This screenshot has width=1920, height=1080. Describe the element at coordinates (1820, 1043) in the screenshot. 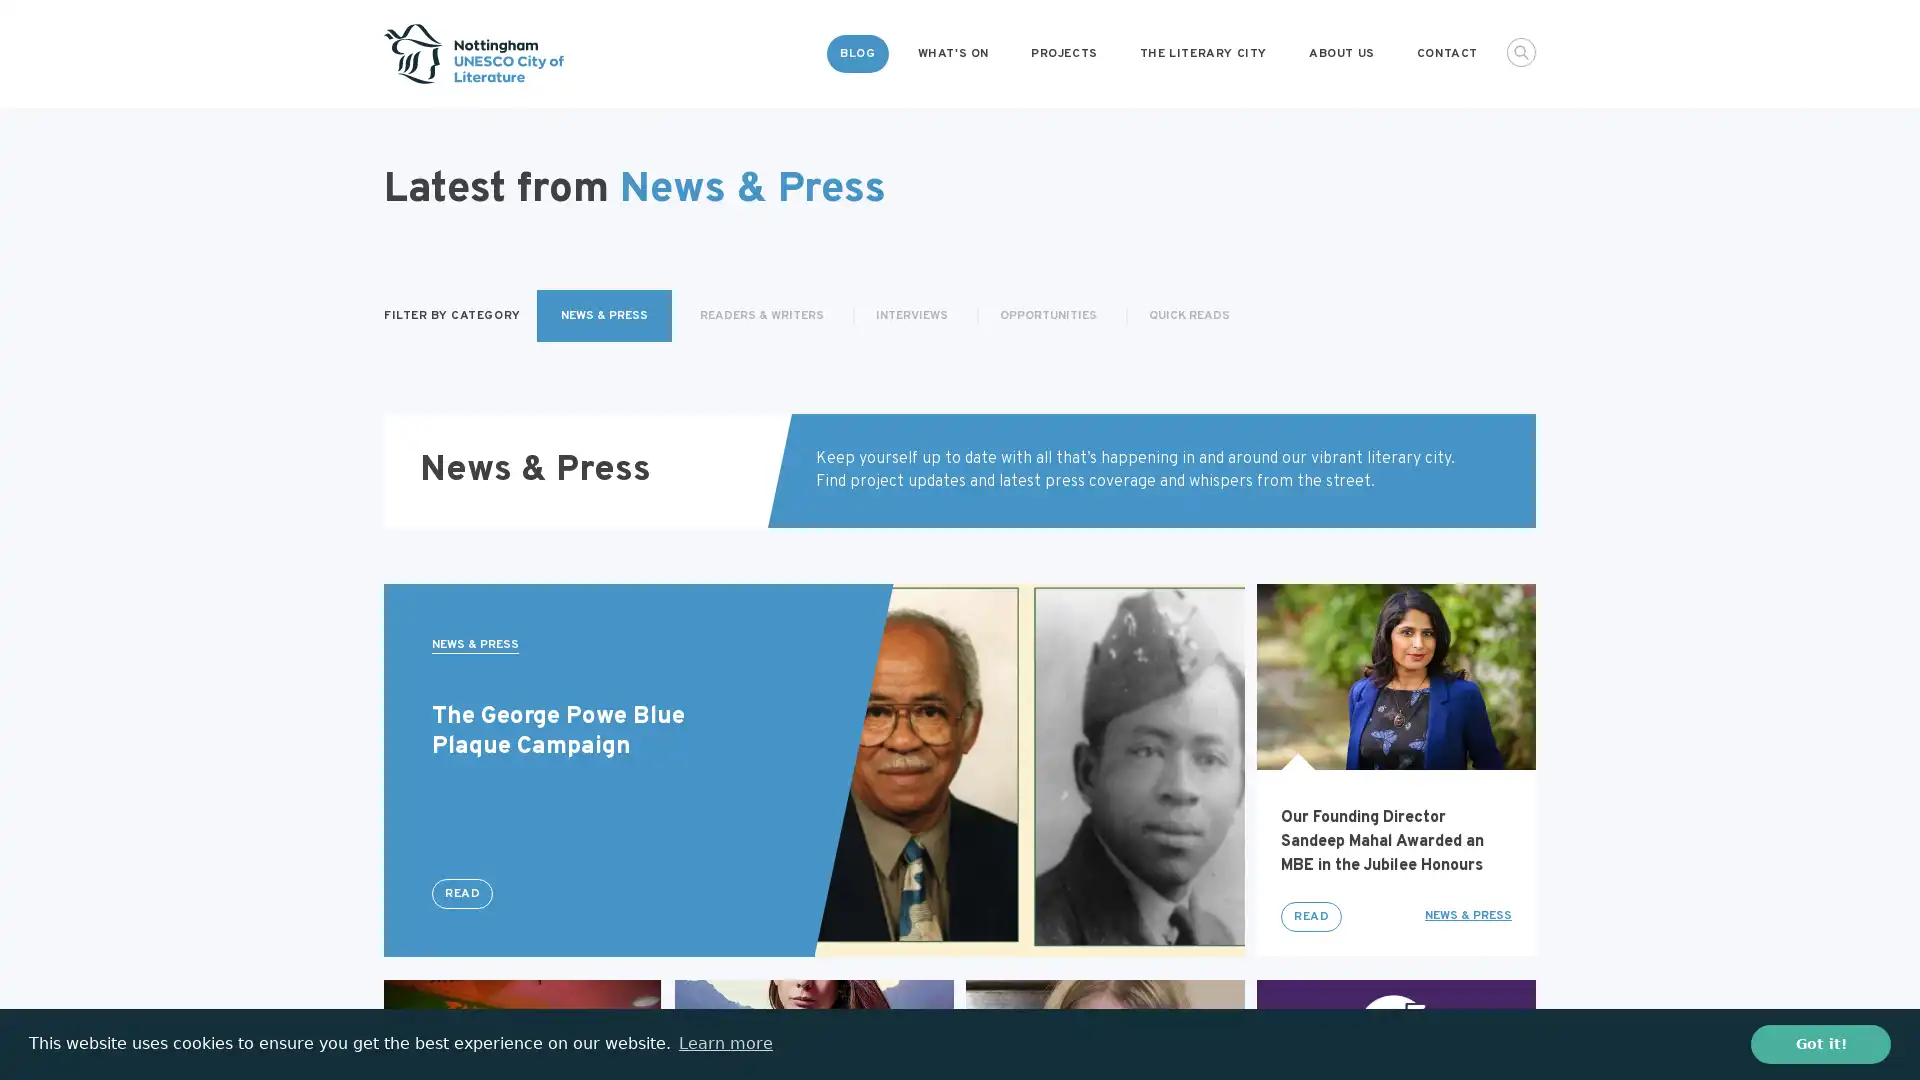

I see `dismiss cookie message` at that location.